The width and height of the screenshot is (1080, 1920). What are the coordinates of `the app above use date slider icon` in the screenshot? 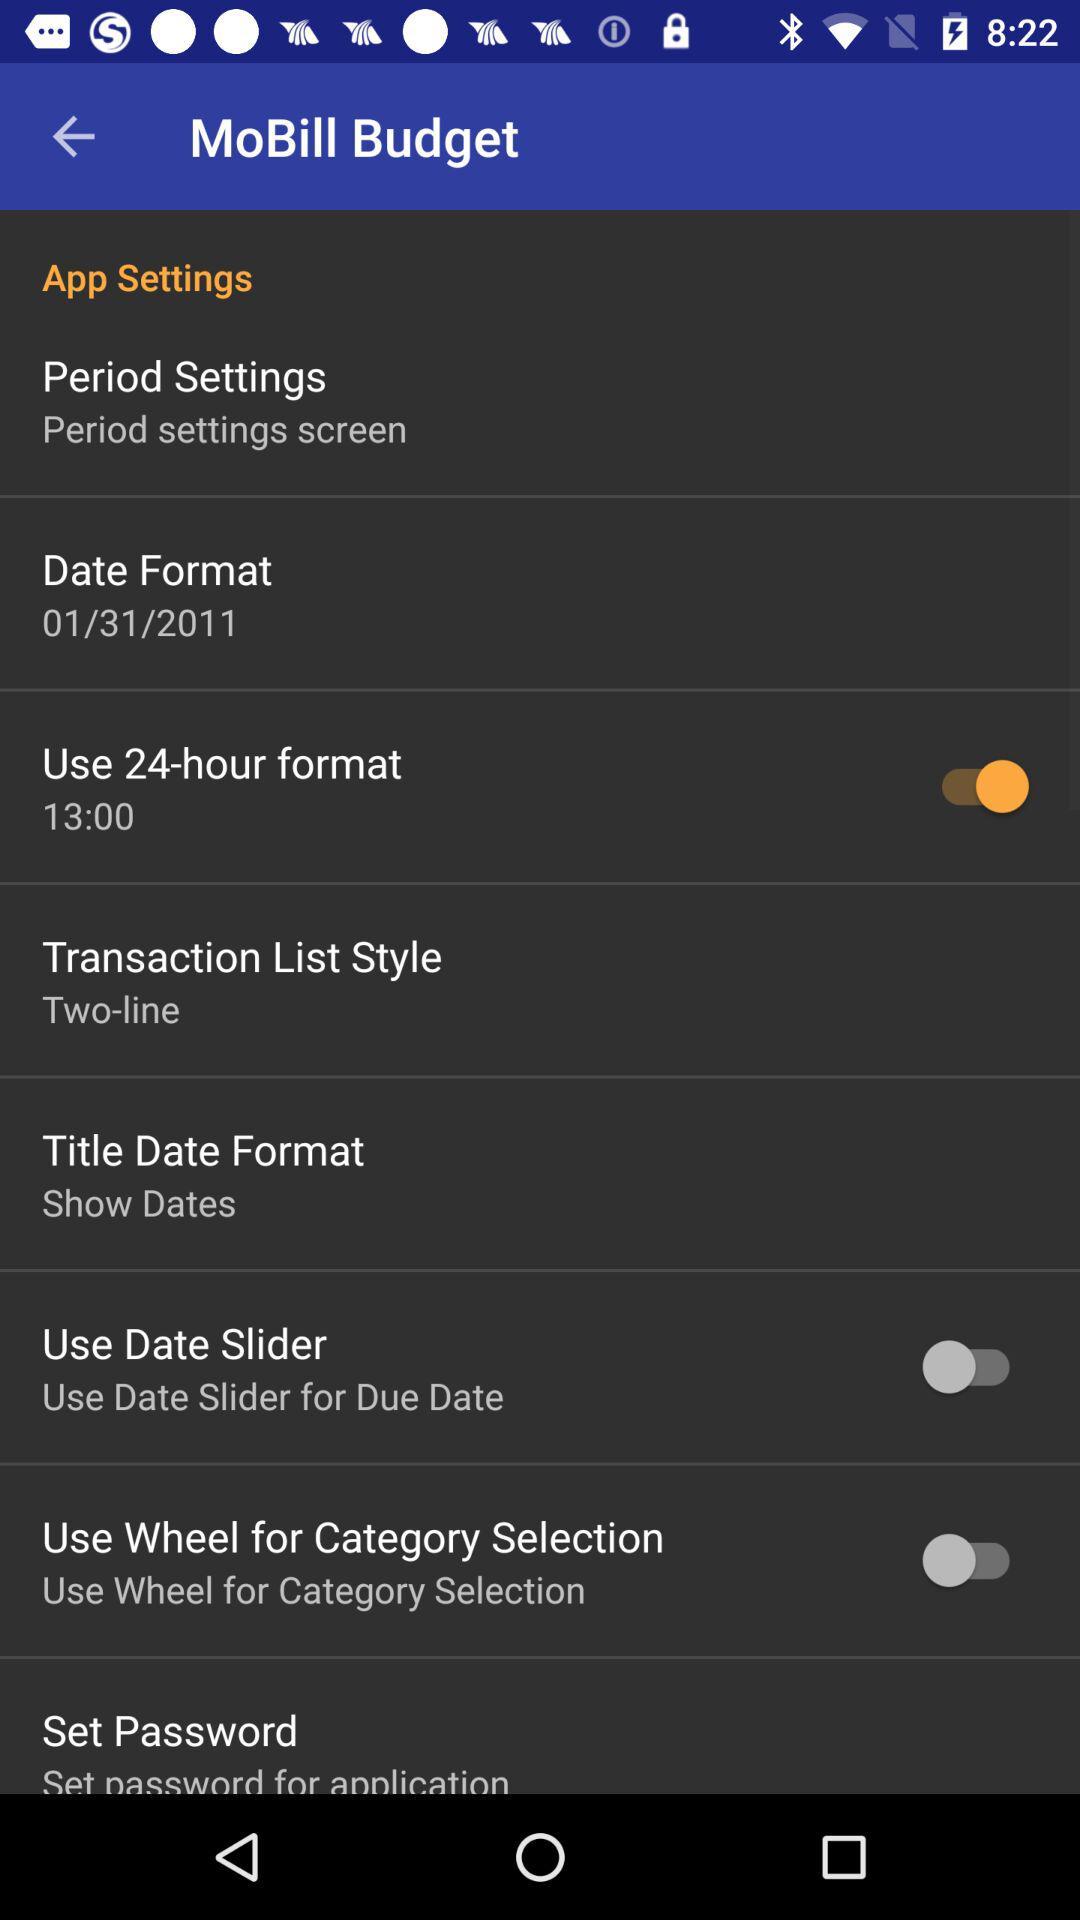 It's located at (138, 1201).